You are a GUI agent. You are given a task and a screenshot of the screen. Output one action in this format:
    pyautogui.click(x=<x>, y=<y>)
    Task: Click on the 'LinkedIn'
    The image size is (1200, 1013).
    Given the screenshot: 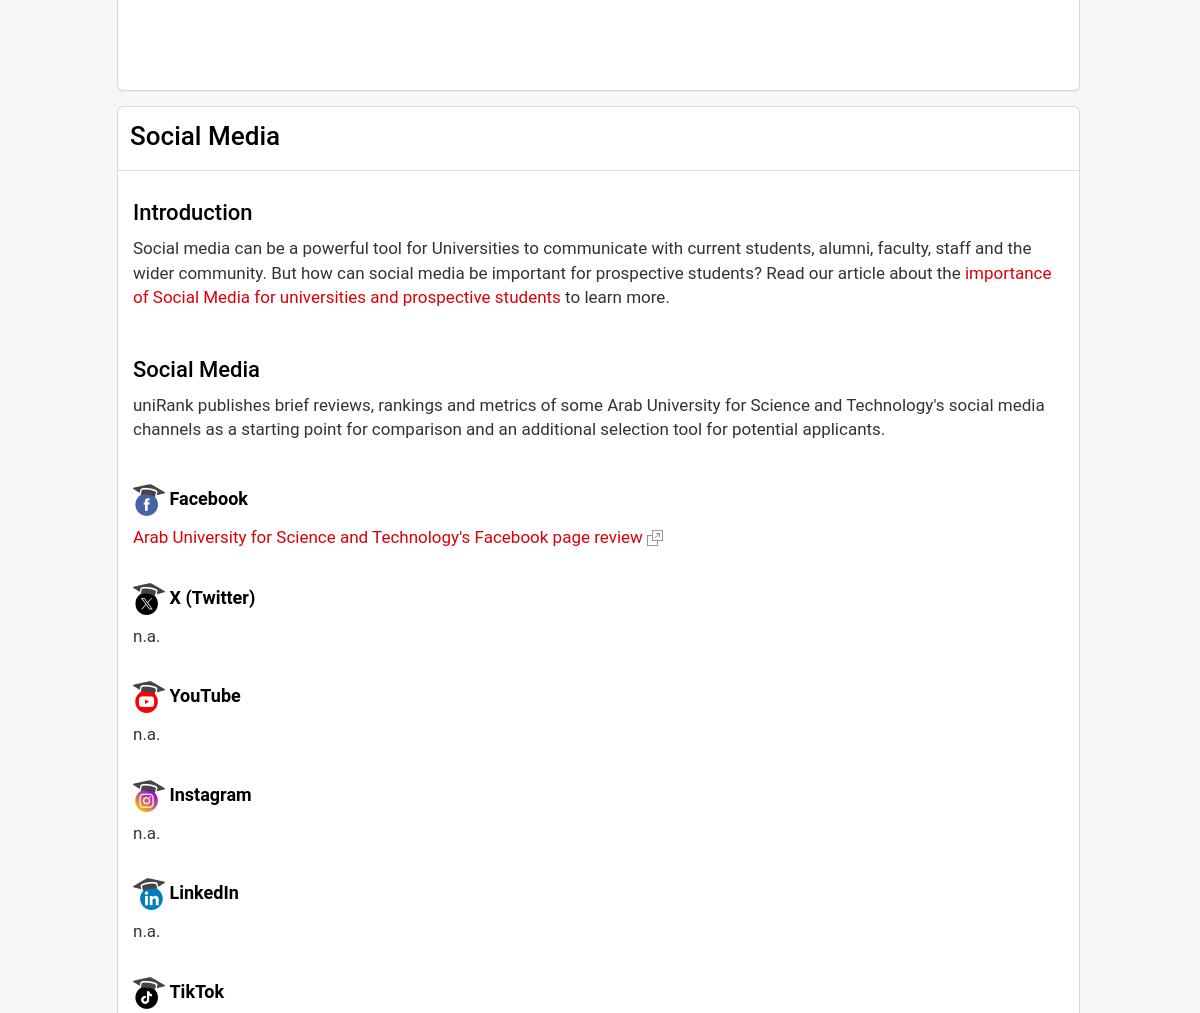 What is the action you would take?
    pyautogui.click(x=202, y=891)
    